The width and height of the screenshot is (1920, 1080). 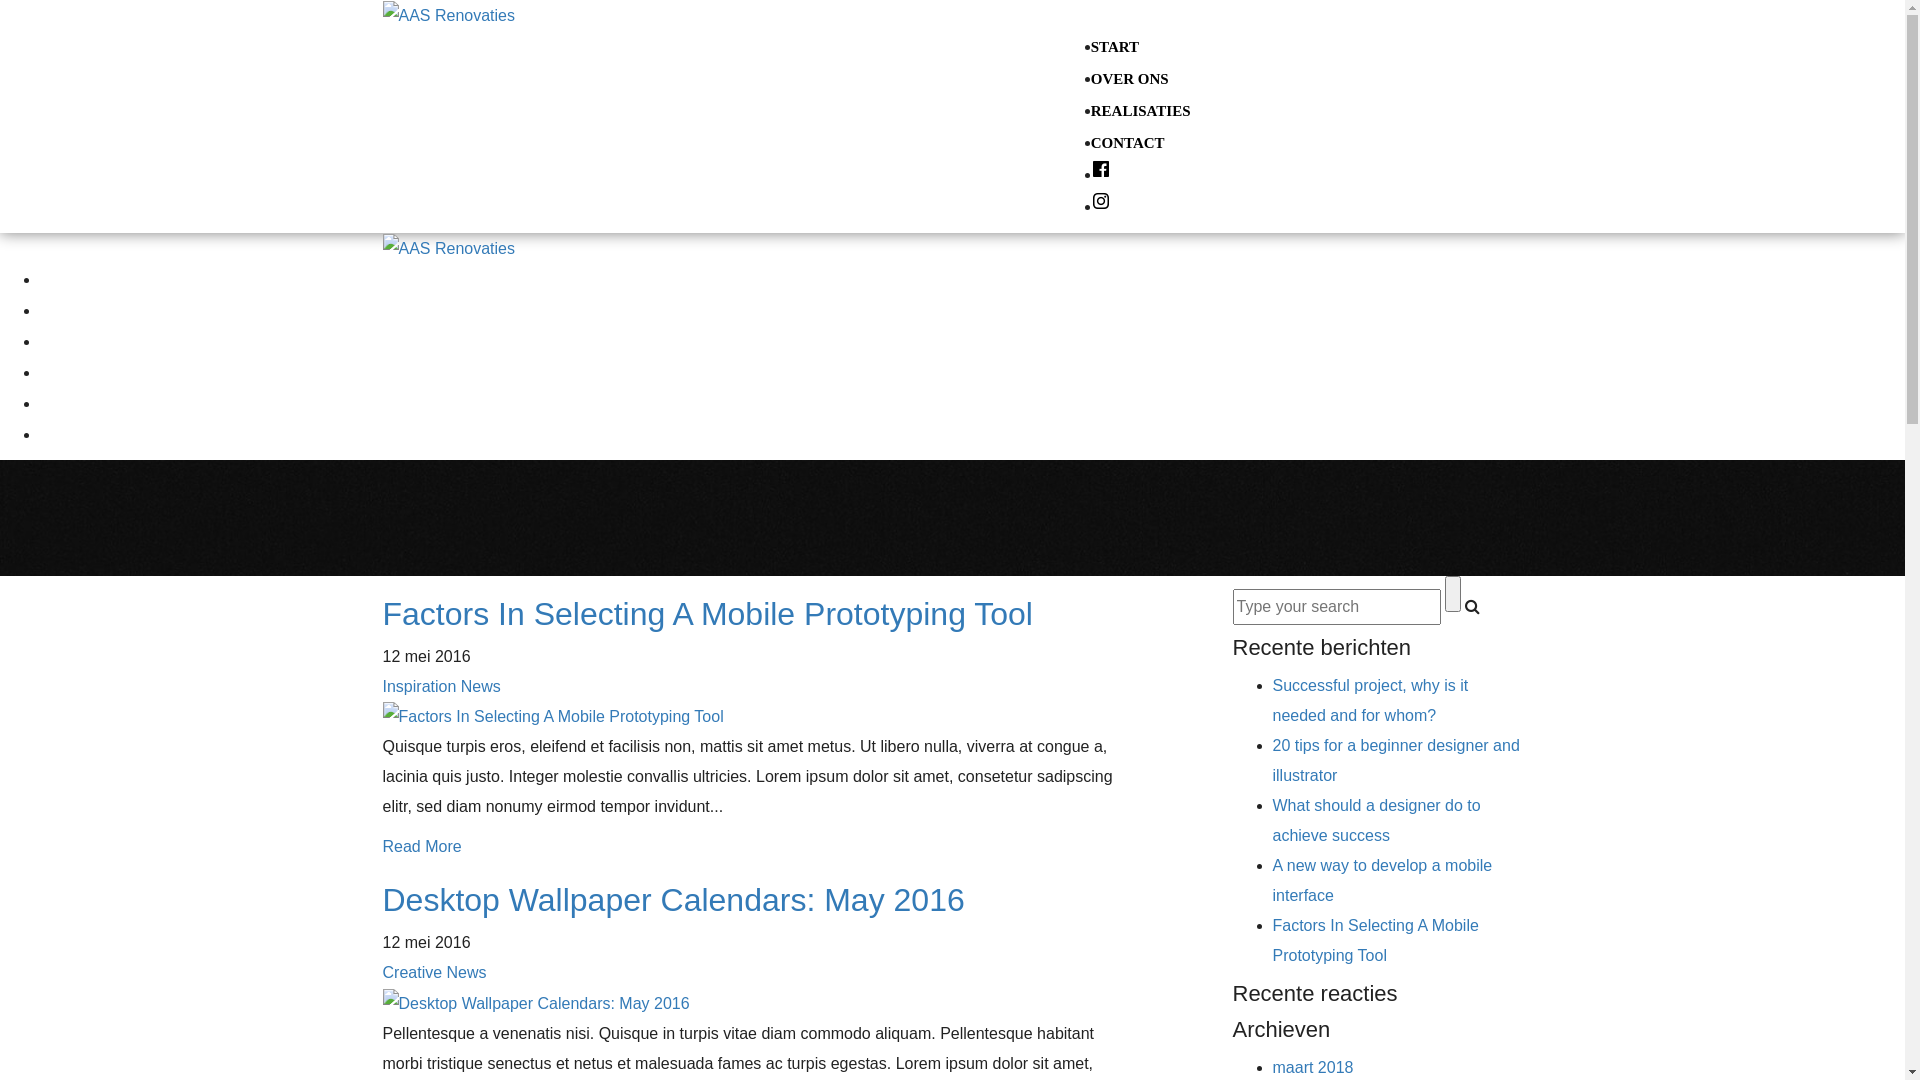 What do you see at coordinates (1141, 111) in the screenshot?
I see `'REALISATIES'` at bounding box center [1141, 111].